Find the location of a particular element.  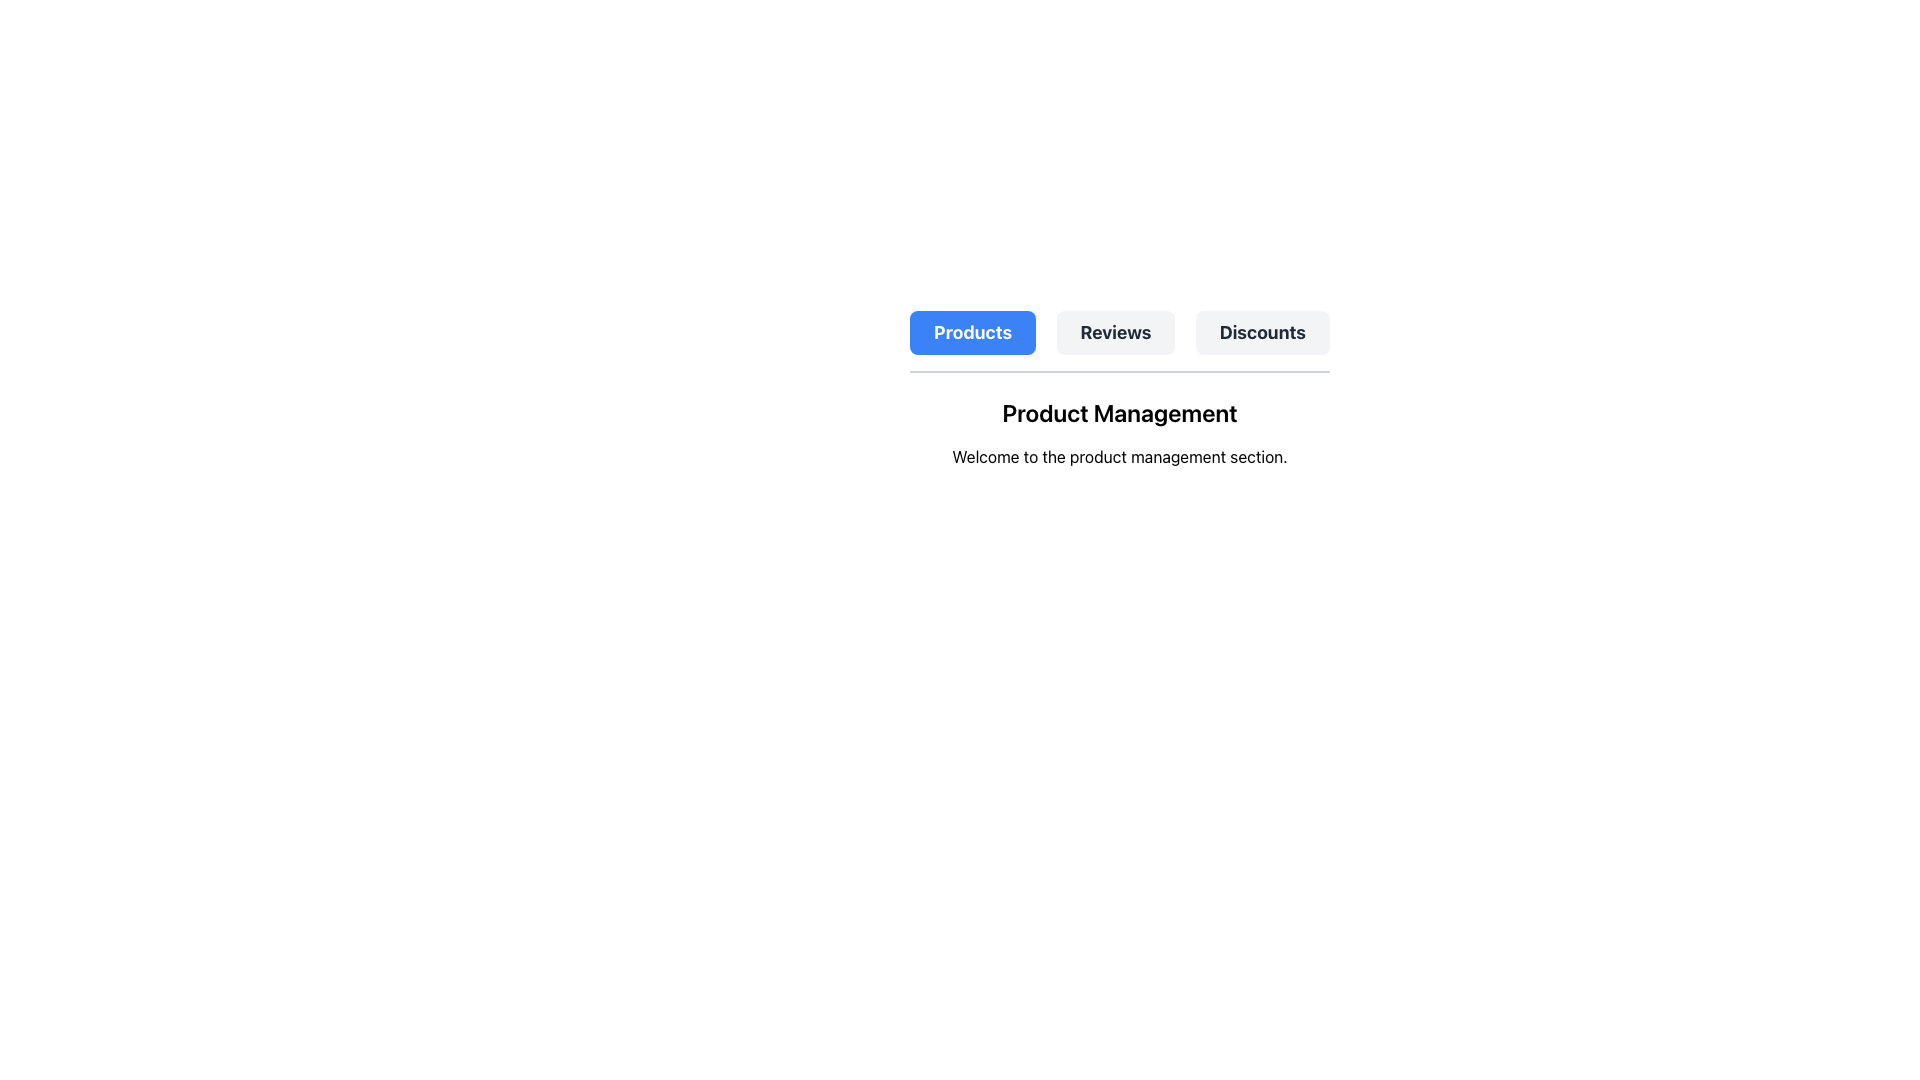

the informational text label welcoming users to the product management section, located directly below the title 'Product Management' is located at coordinates (1118, 456).